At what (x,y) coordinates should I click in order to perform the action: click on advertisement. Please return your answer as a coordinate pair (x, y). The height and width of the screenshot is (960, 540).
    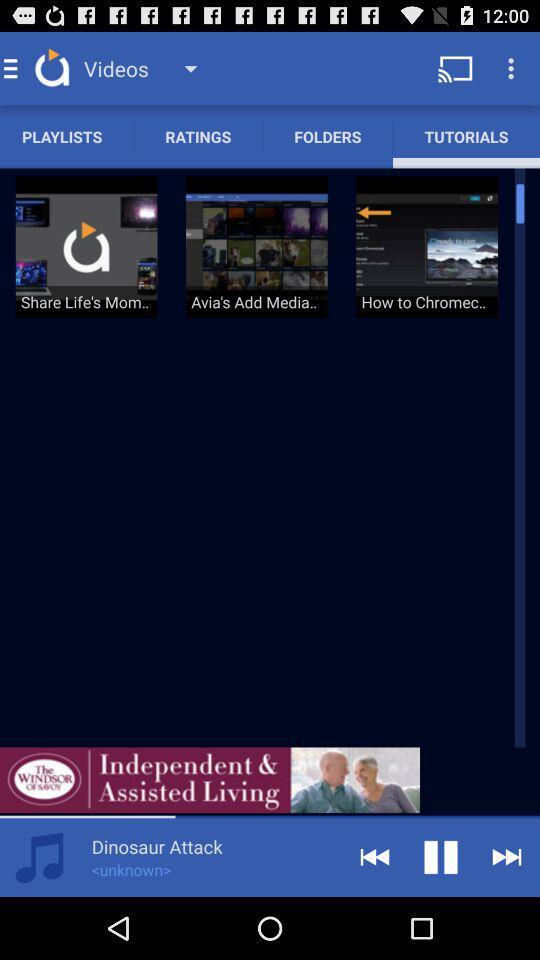
    Looking at the image, I should click on (209, 779).